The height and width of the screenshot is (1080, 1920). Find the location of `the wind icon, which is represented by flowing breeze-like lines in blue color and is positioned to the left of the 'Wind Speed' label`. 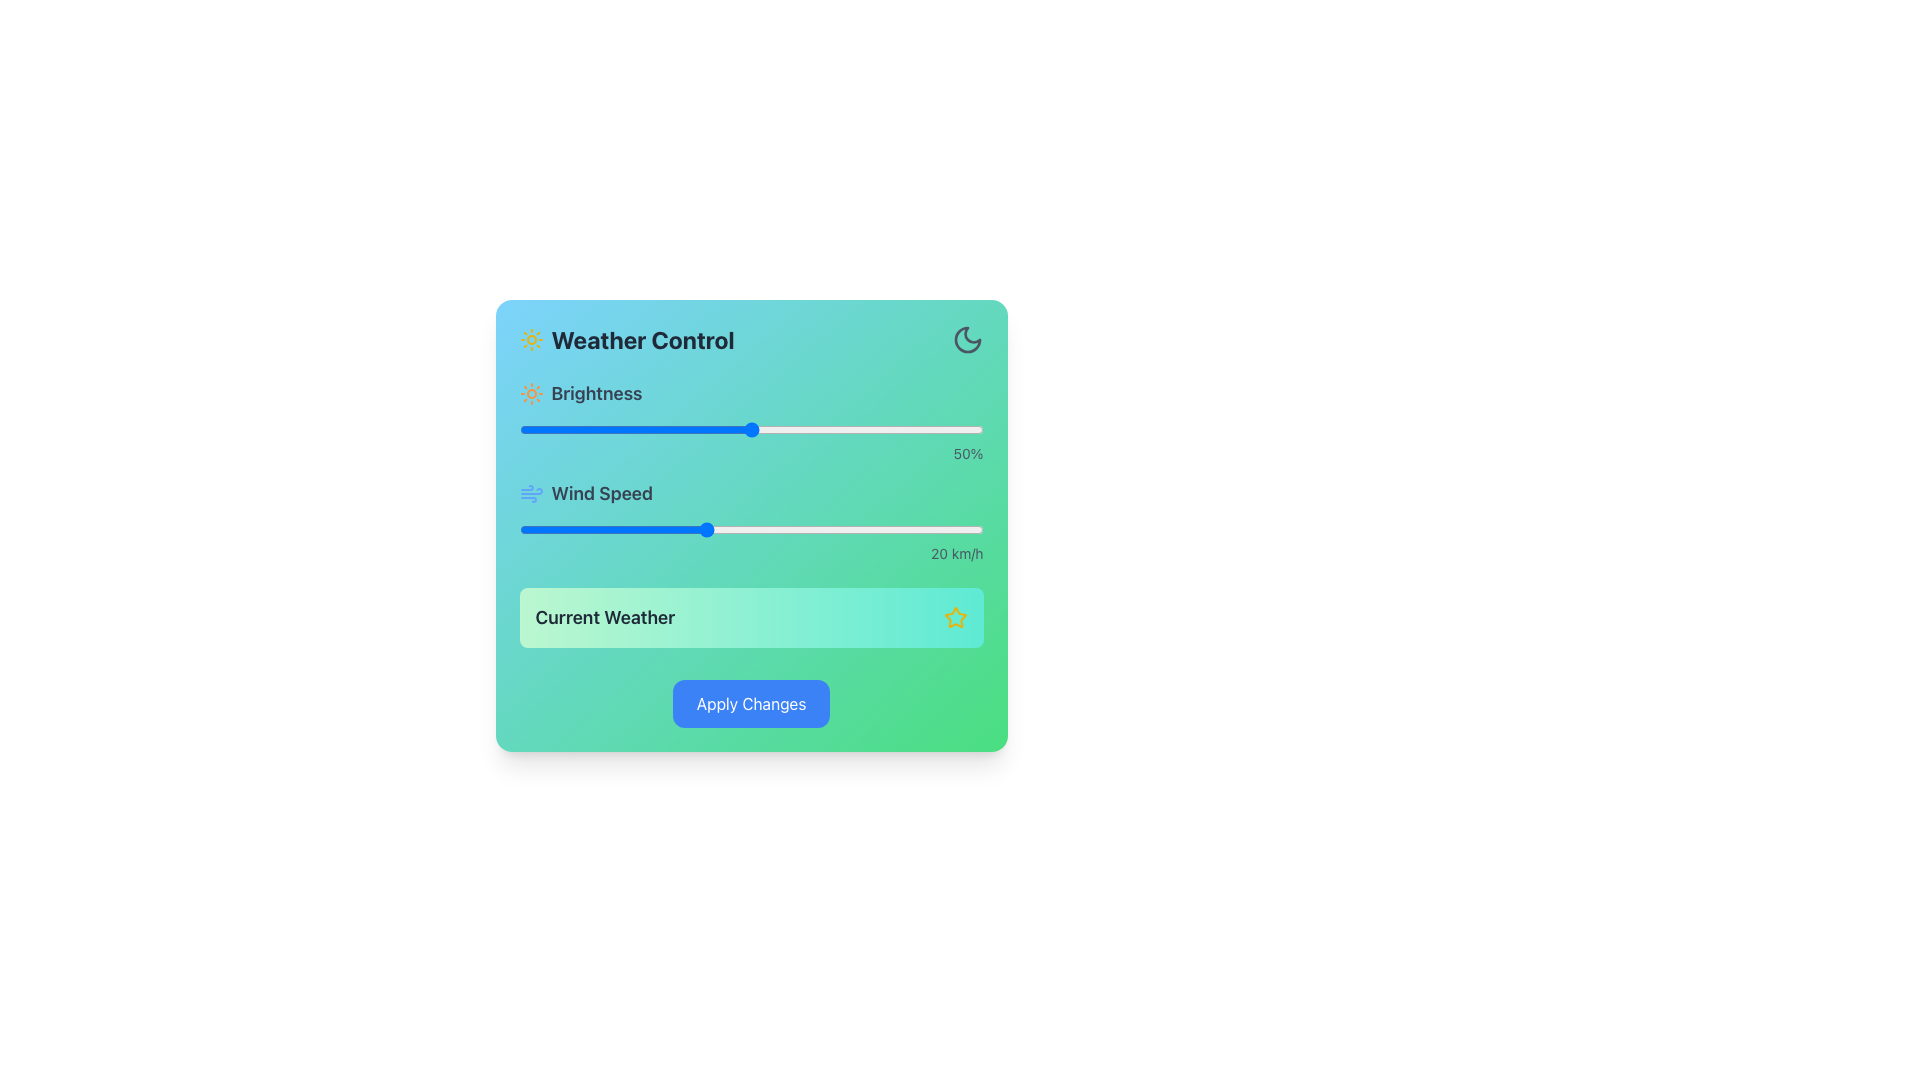

the wind icon, which is represented by flowing breeze-like lines in blue color and is positioned to the left of the 'Wind Speed' label is located at coordinates (531, 493).